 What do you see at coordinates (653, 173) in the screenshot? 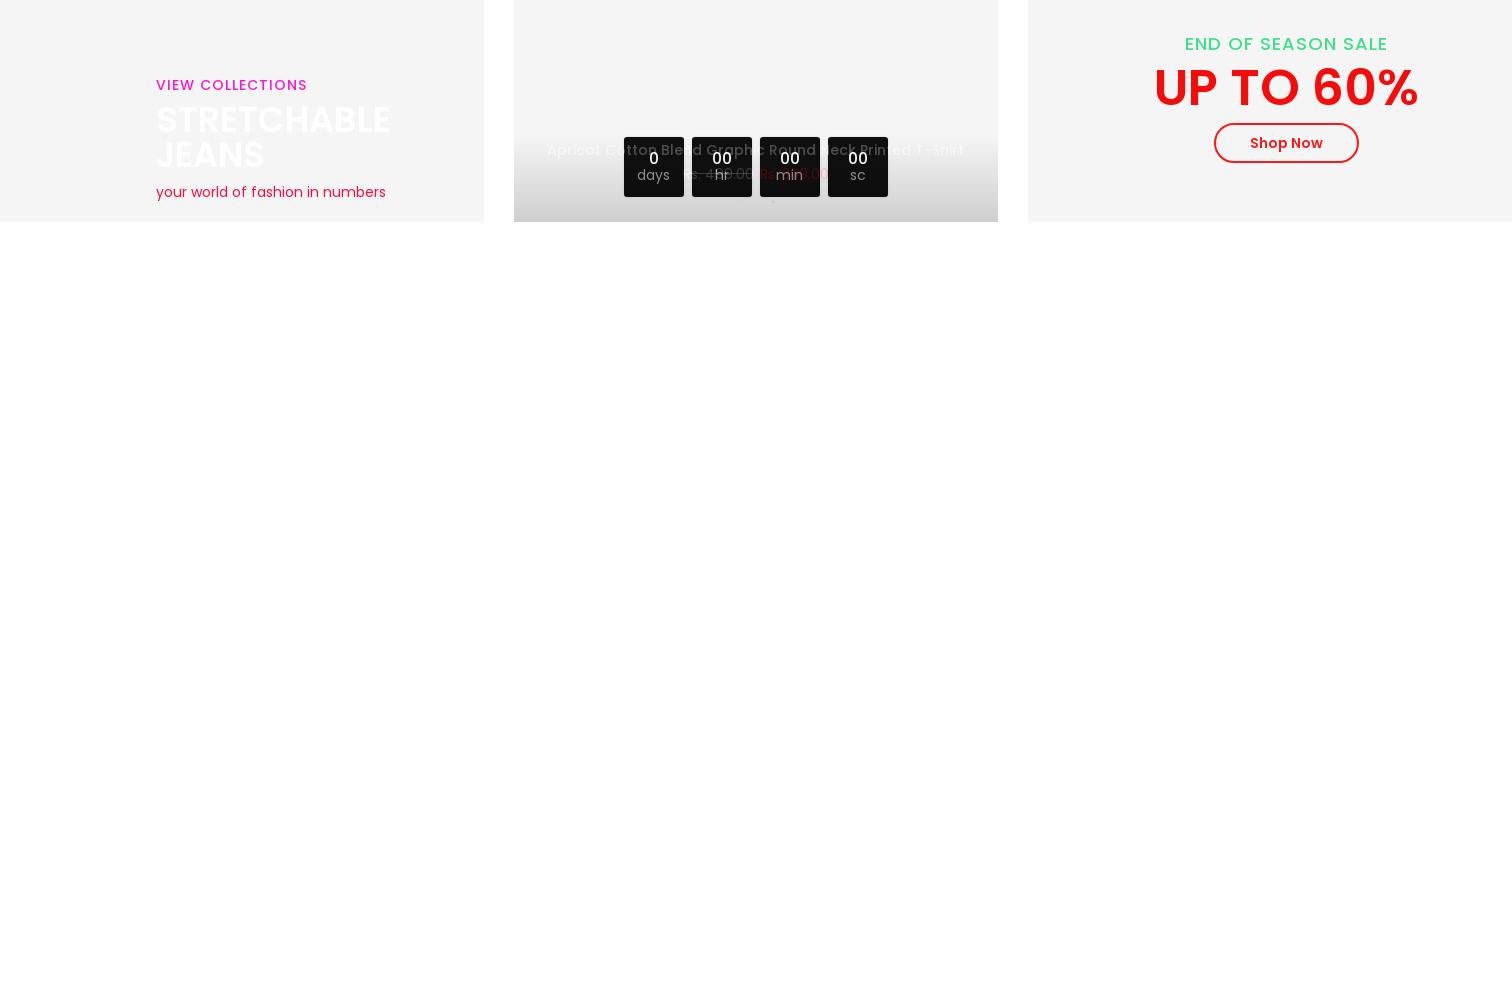
I see `'days'` at bounding box center [653, 173].